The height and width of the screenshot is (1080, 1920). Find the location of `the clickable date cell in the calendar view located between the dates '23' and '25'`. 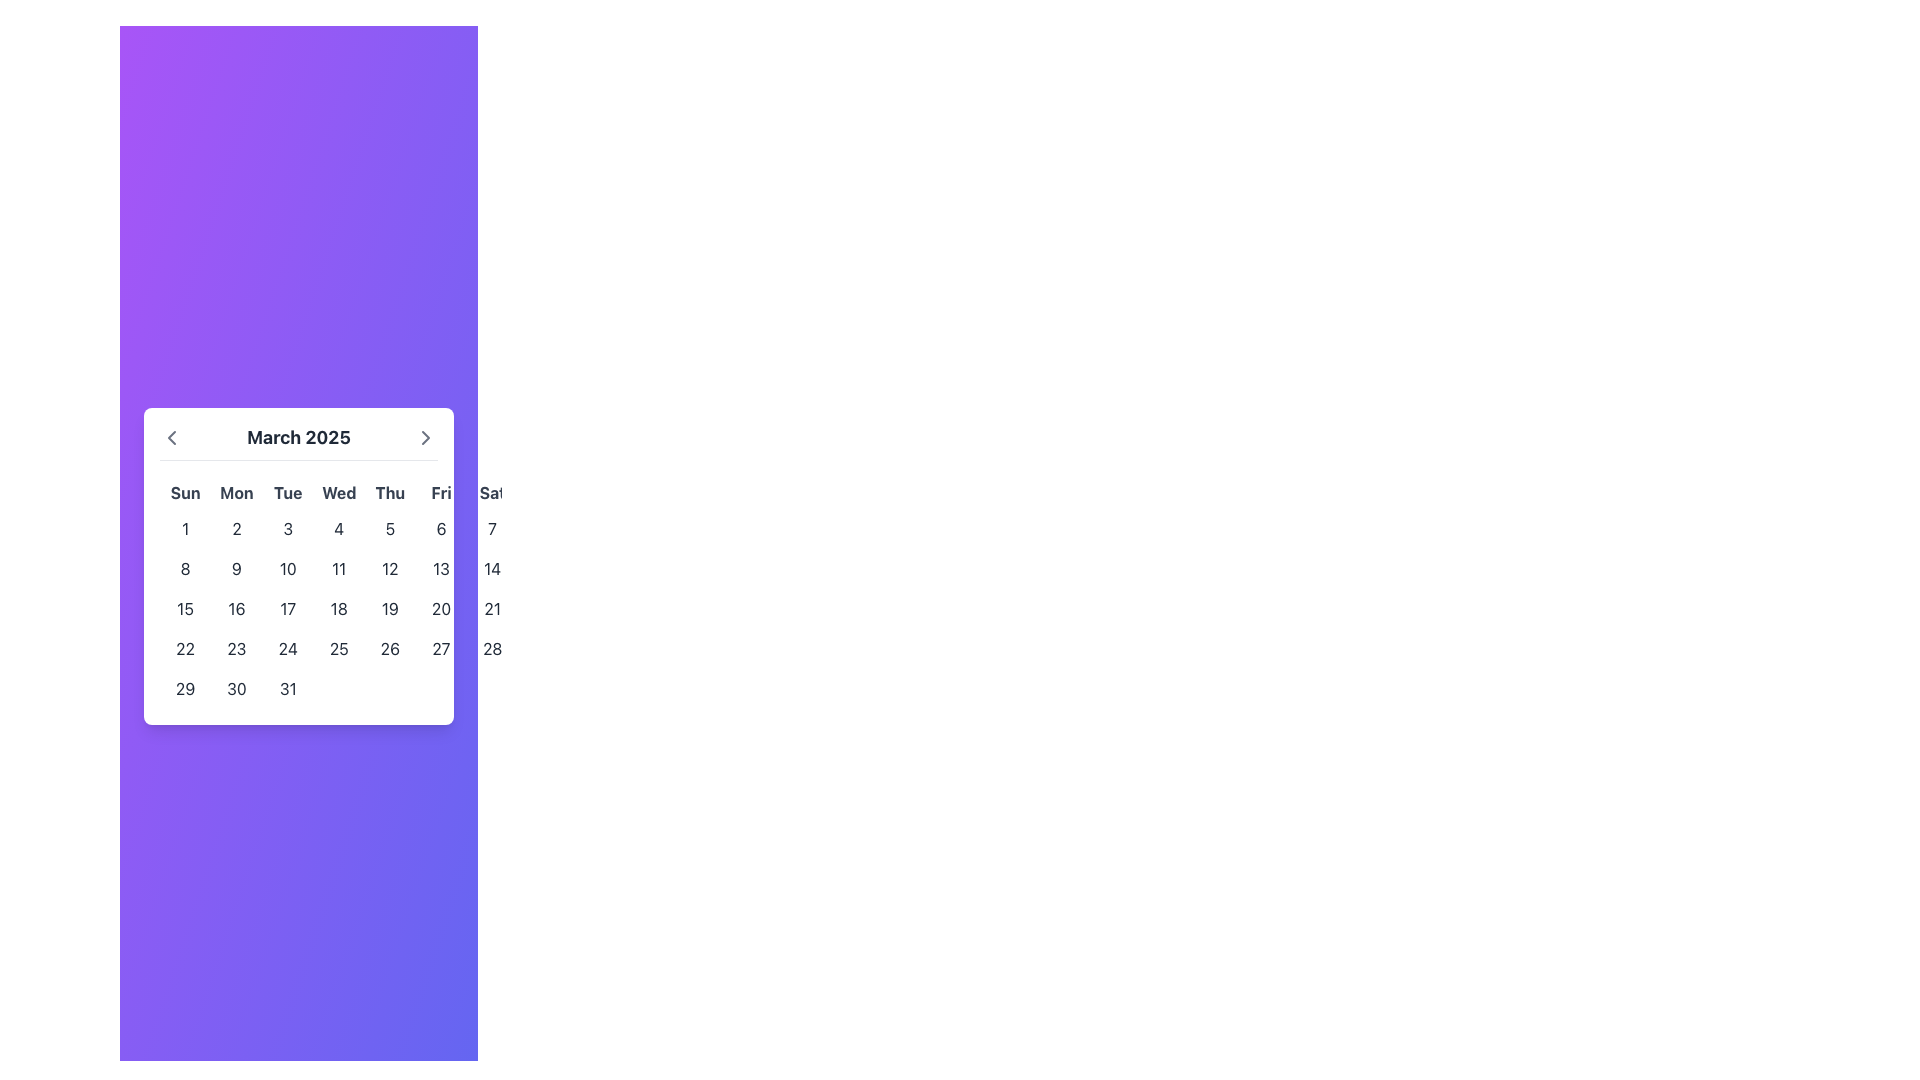

the clickable date cell in the calendar view located between the dates '23' and '25' is located at coordinates (287, 648).